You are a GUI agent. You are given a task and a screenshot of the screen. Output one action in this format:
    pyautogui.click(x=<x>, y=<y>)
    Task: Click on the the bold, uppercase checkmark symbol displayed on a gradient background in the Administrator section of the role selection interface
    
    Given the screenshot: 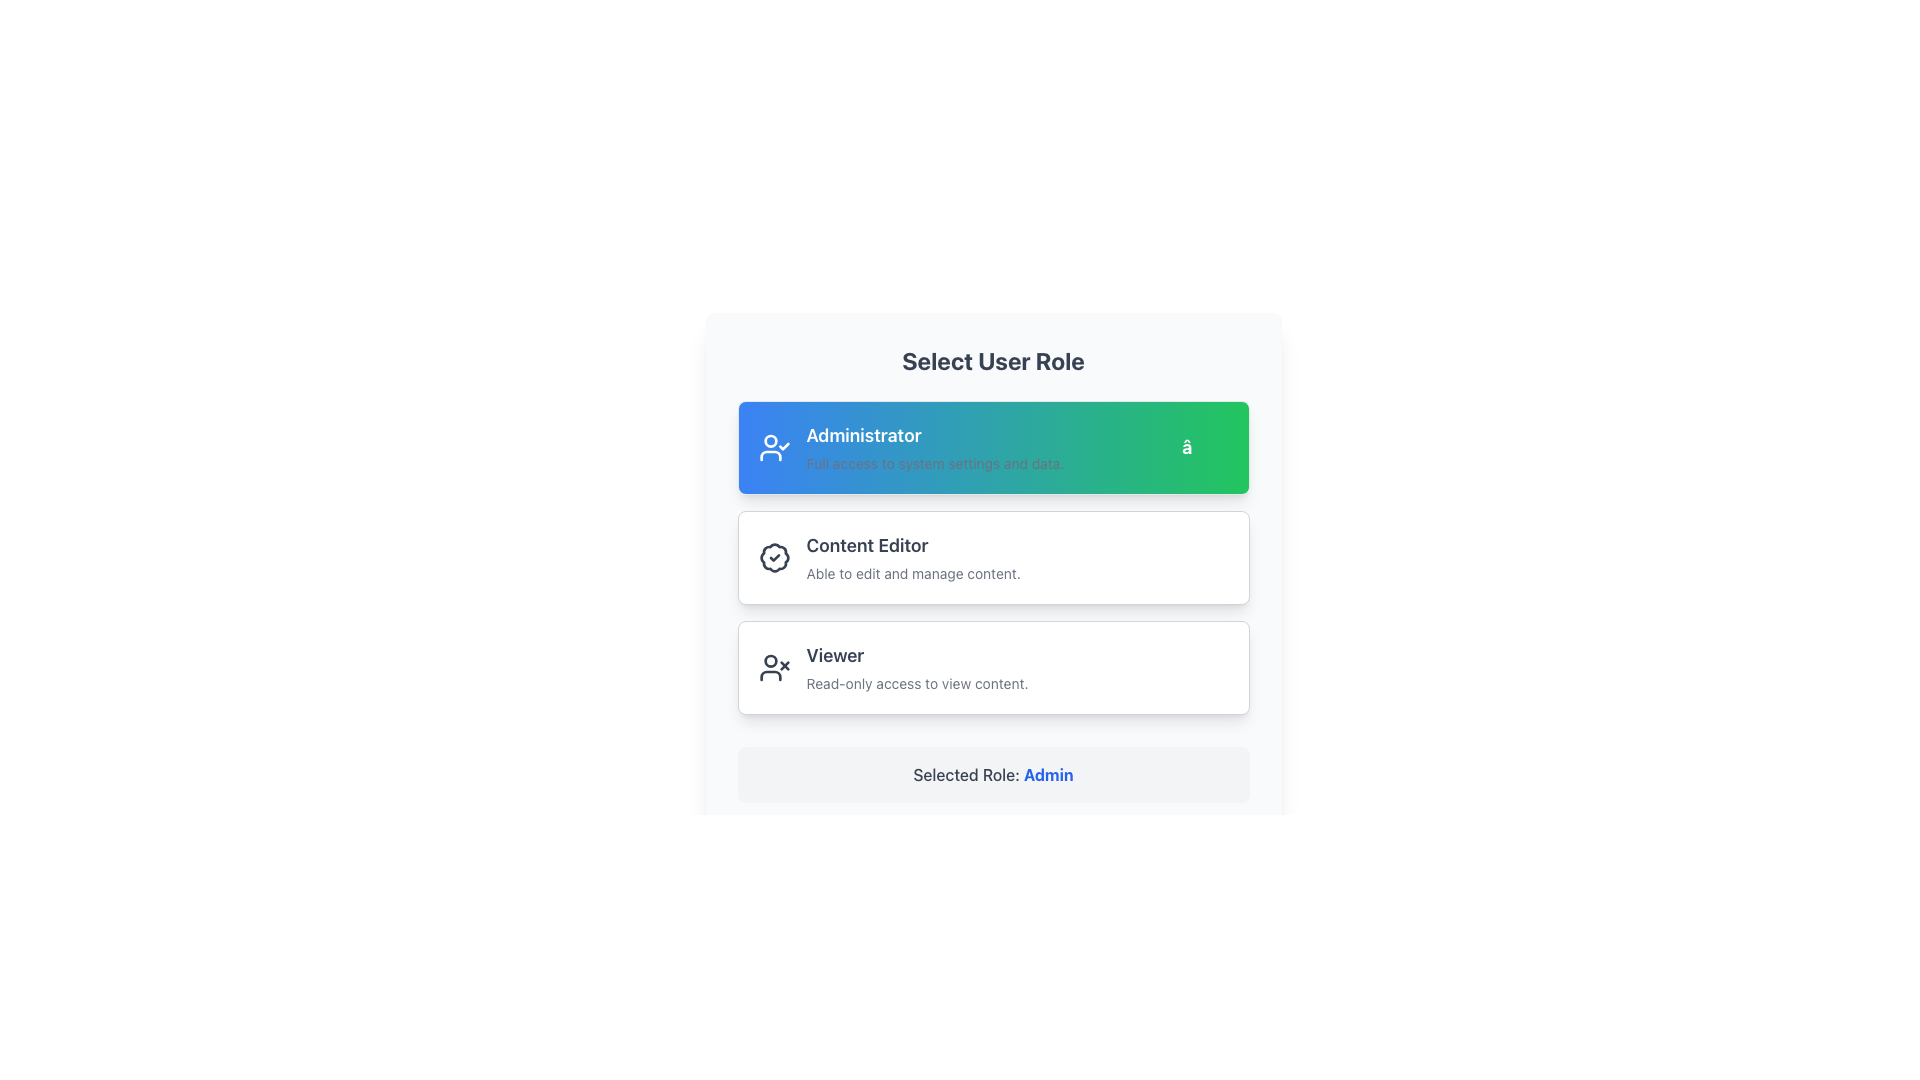 What is the action you would take?
    pyautogui.click(x=1204, y=446)
    